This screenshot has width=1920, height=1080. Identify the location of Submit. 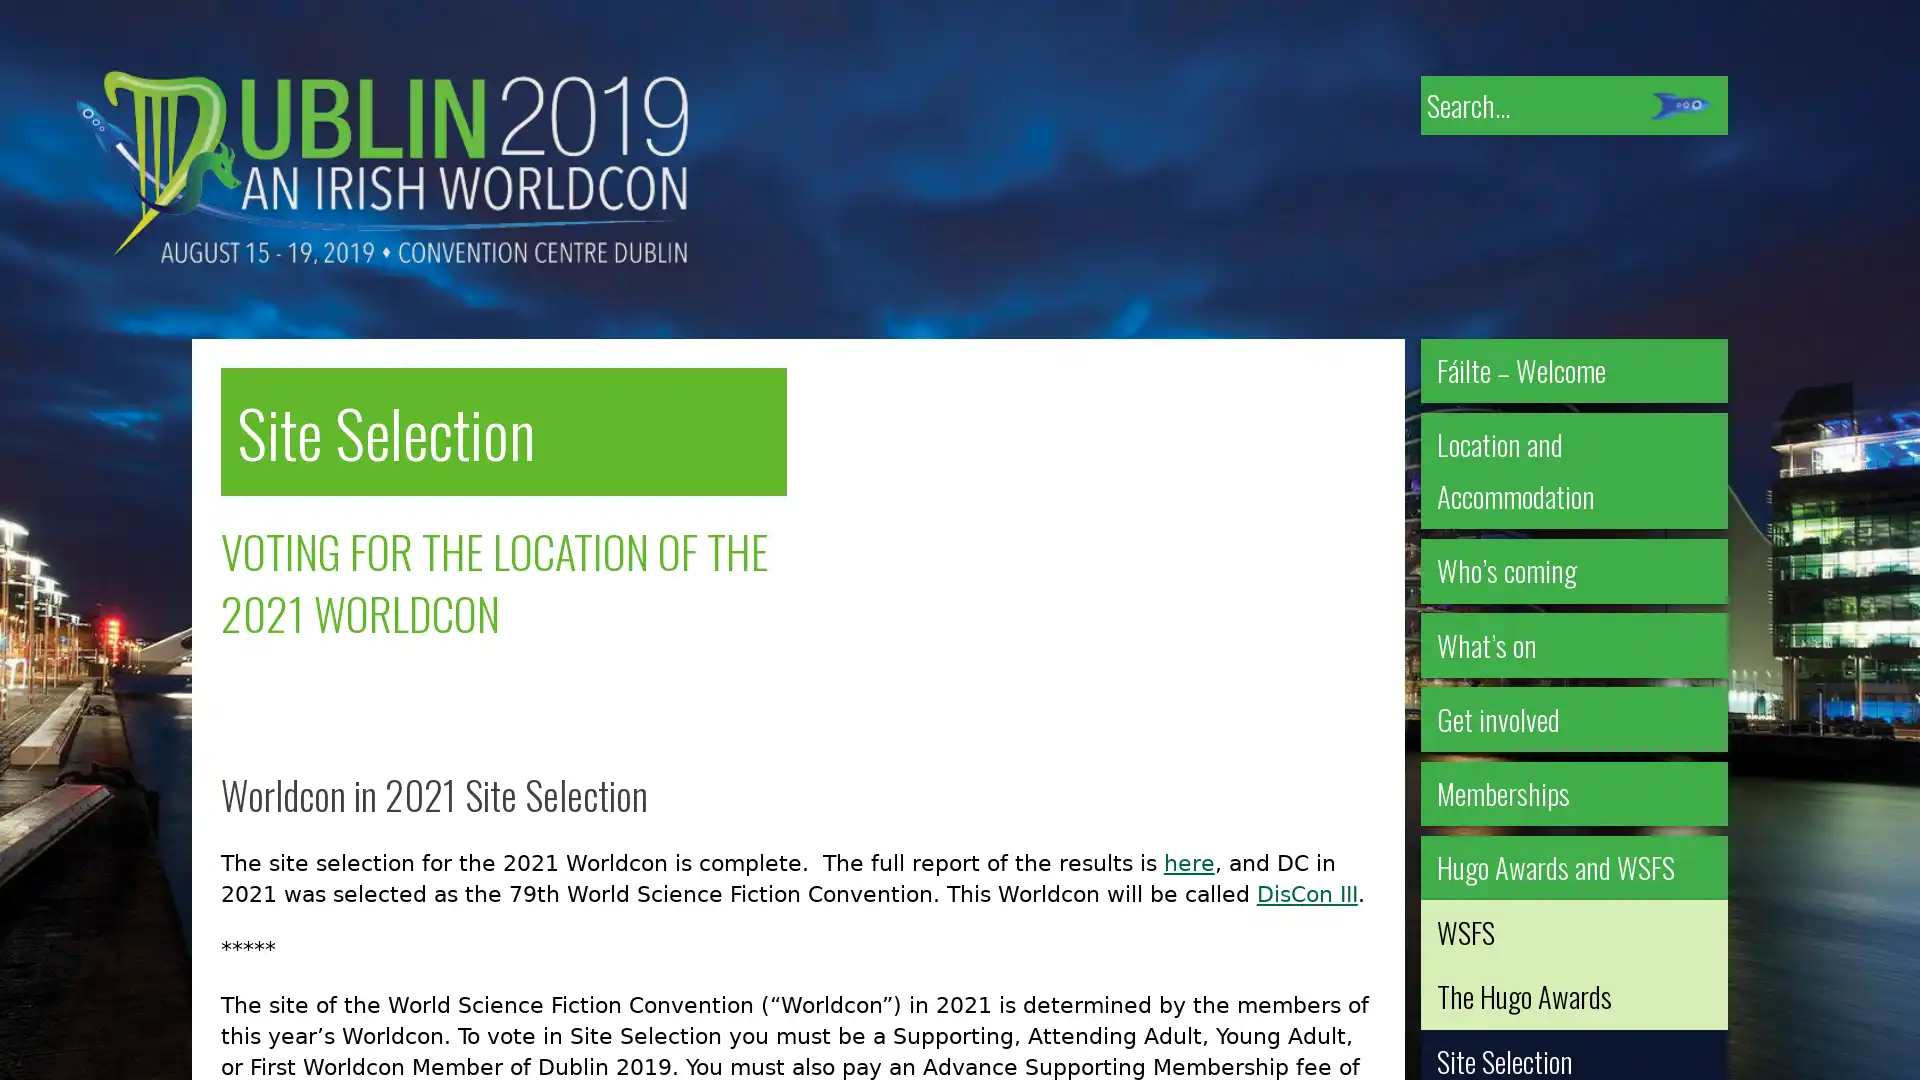
(1680, 106).